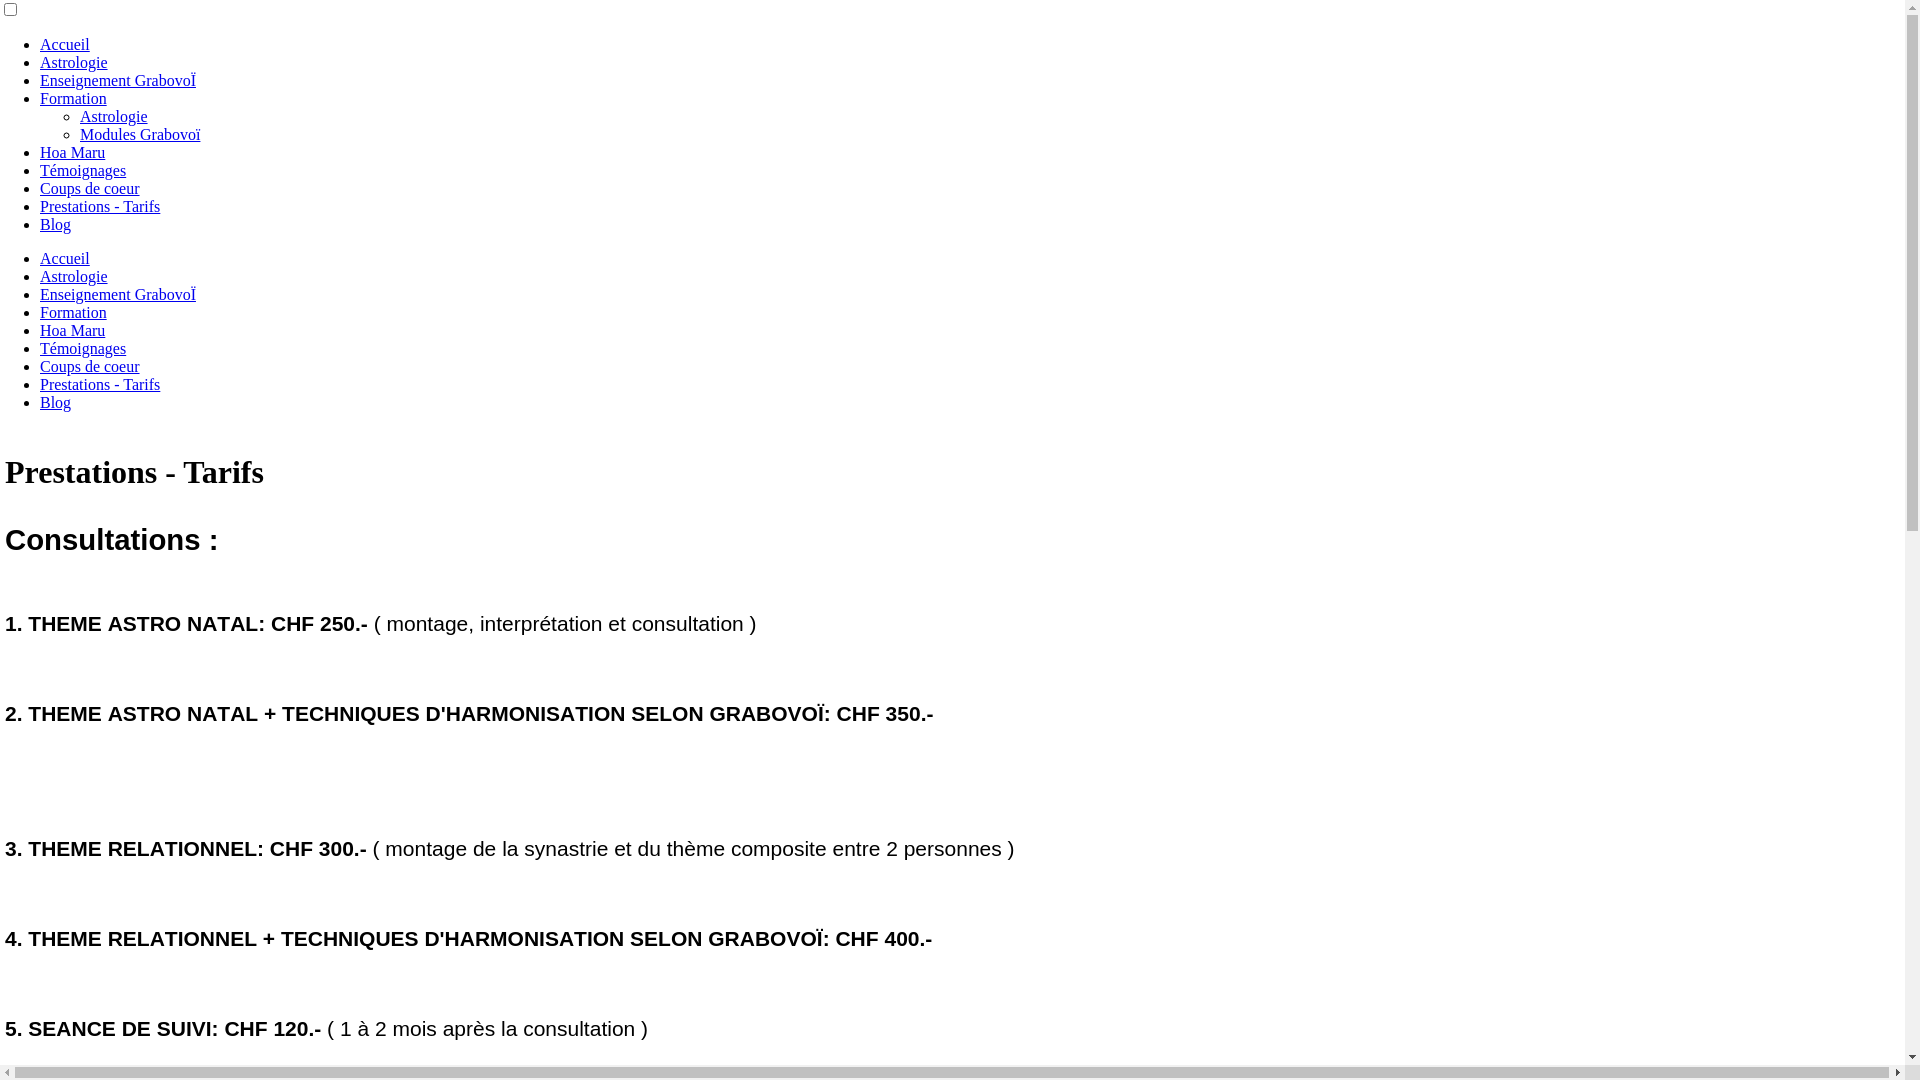  I want to click on 'Accueil', so click(65, 257).